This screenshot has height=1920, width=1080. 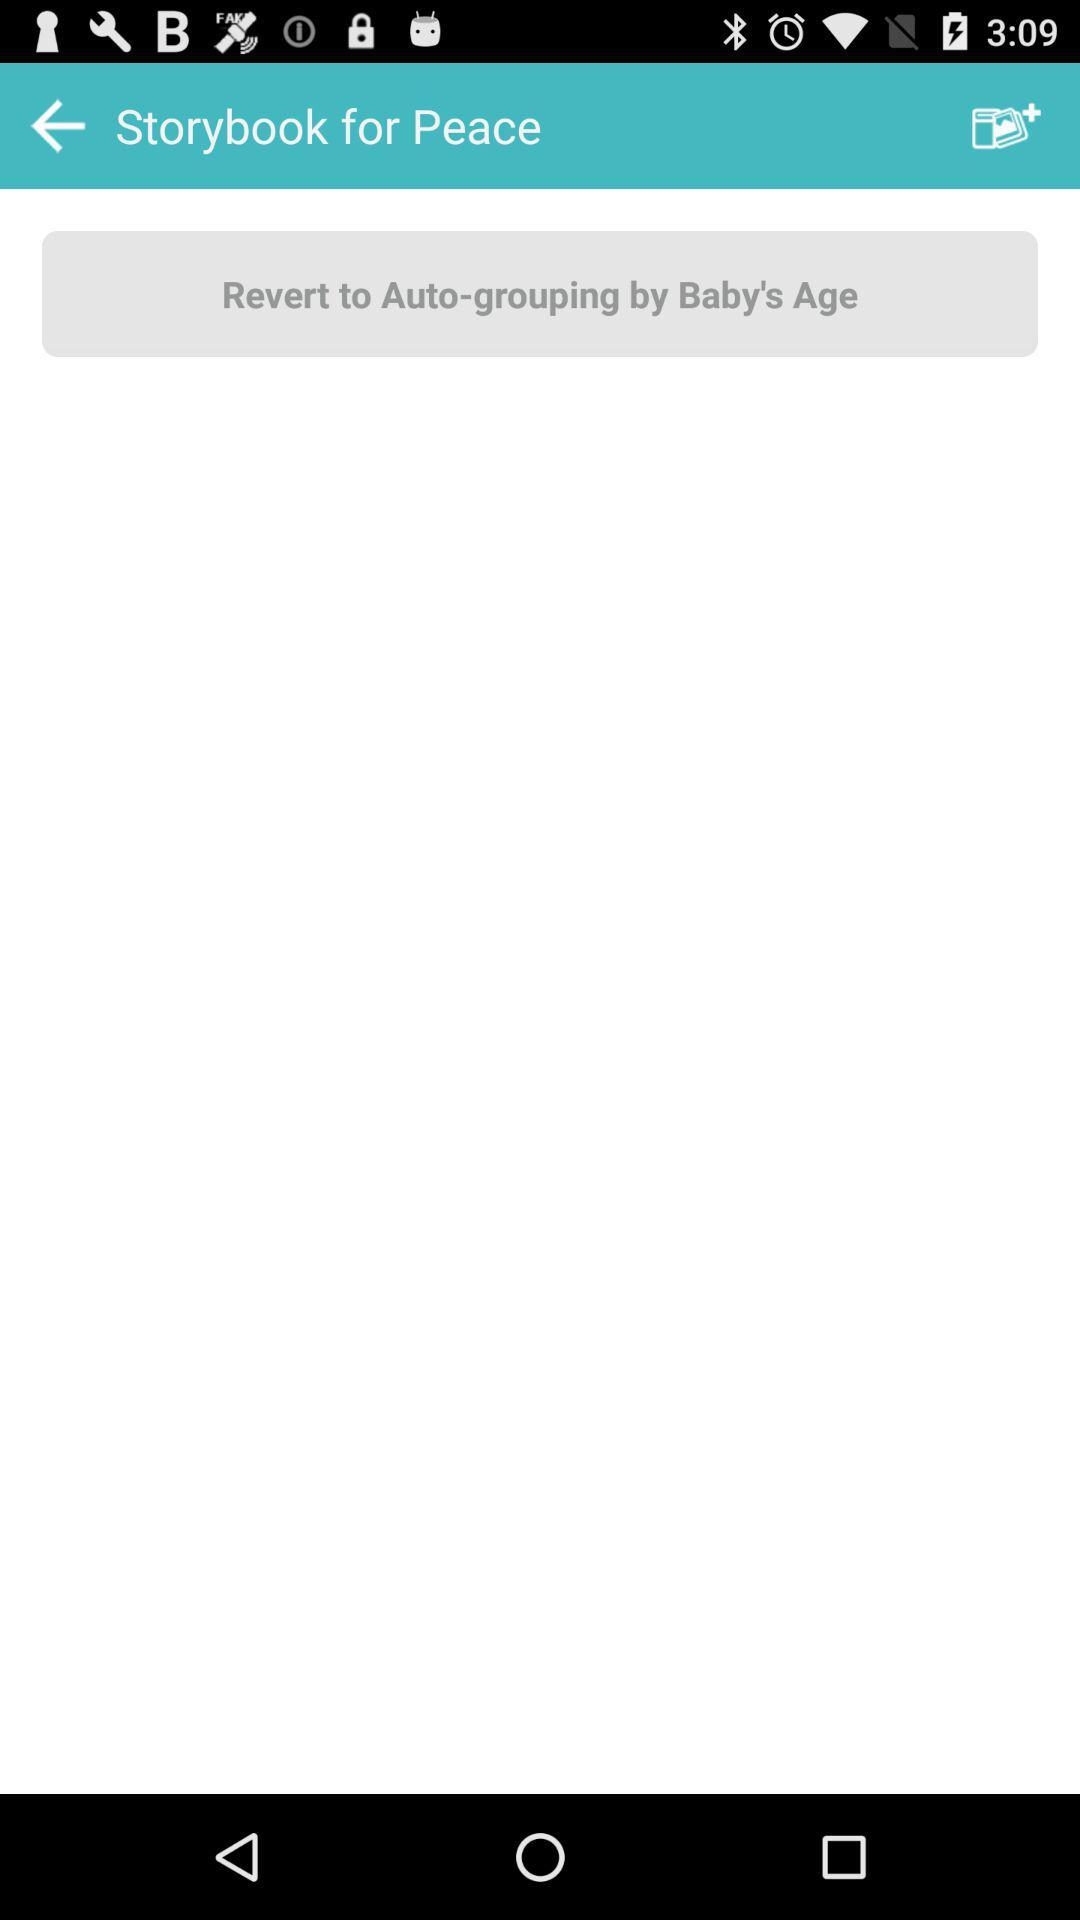 What do you see at coordinates (540, 292) in the screenshot?
I see `revert to auto` at bounding box center [540, 292].